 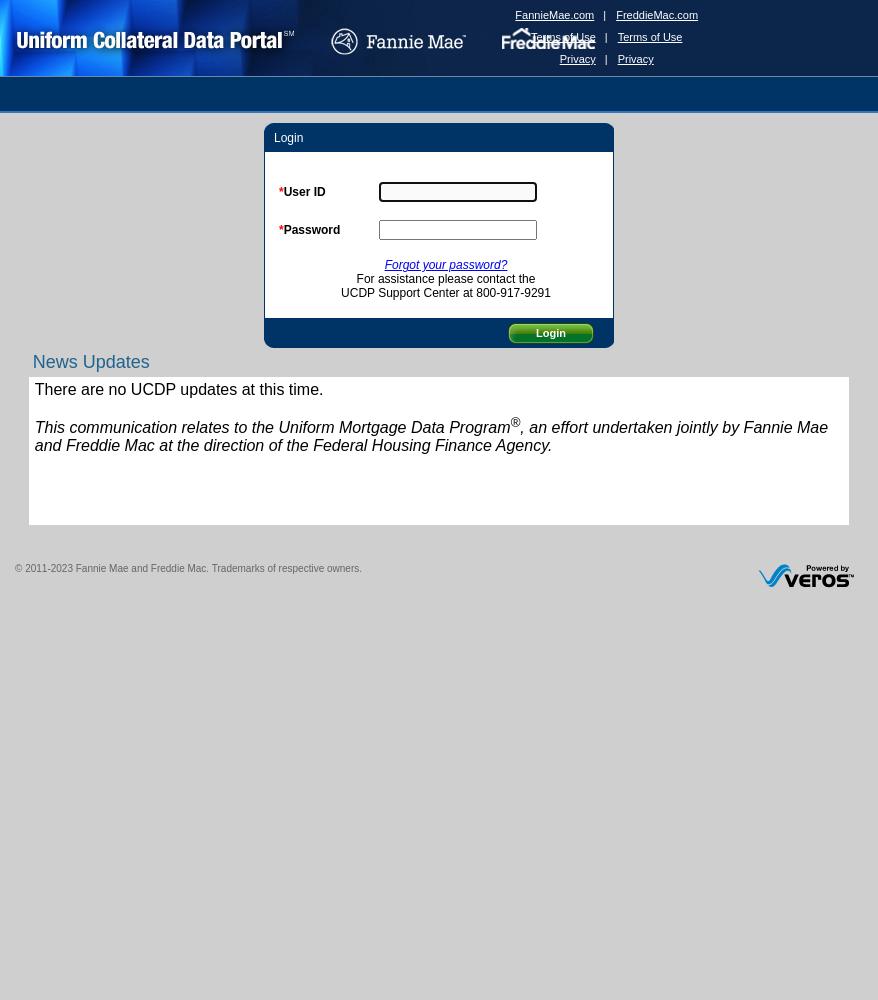 I want to click on ', an effort undertaken jointly by Fannie Mae and Freddie Mac at the direction of the Federal Housing Finance Agency.', so click(x=431, y=436).